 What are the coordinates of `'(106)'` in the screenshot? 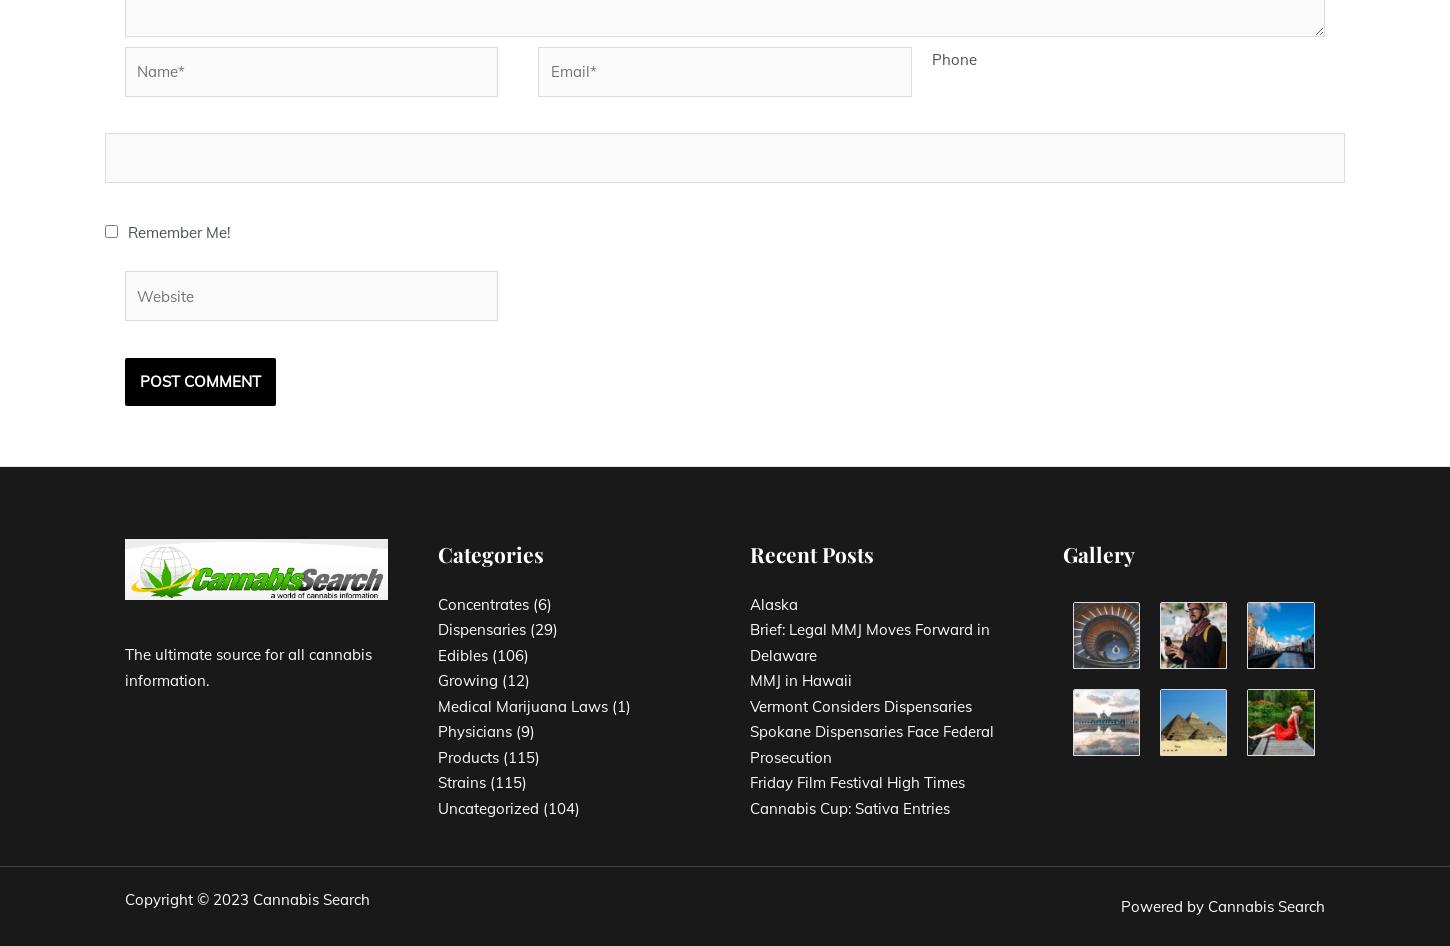 It's located at (507, 654).